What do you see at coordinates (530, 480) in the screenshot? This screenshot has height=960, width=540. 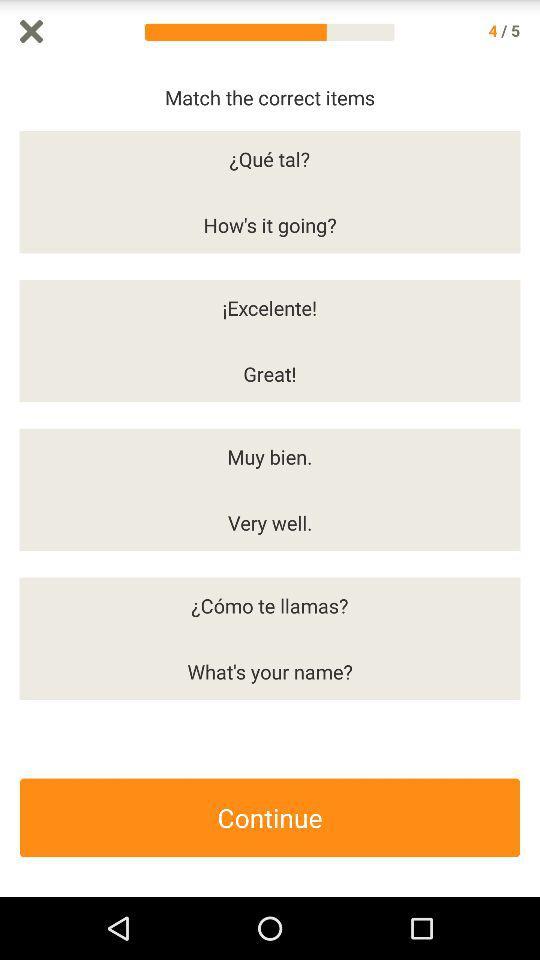 I see `come back` at bounding box center [530, 480].